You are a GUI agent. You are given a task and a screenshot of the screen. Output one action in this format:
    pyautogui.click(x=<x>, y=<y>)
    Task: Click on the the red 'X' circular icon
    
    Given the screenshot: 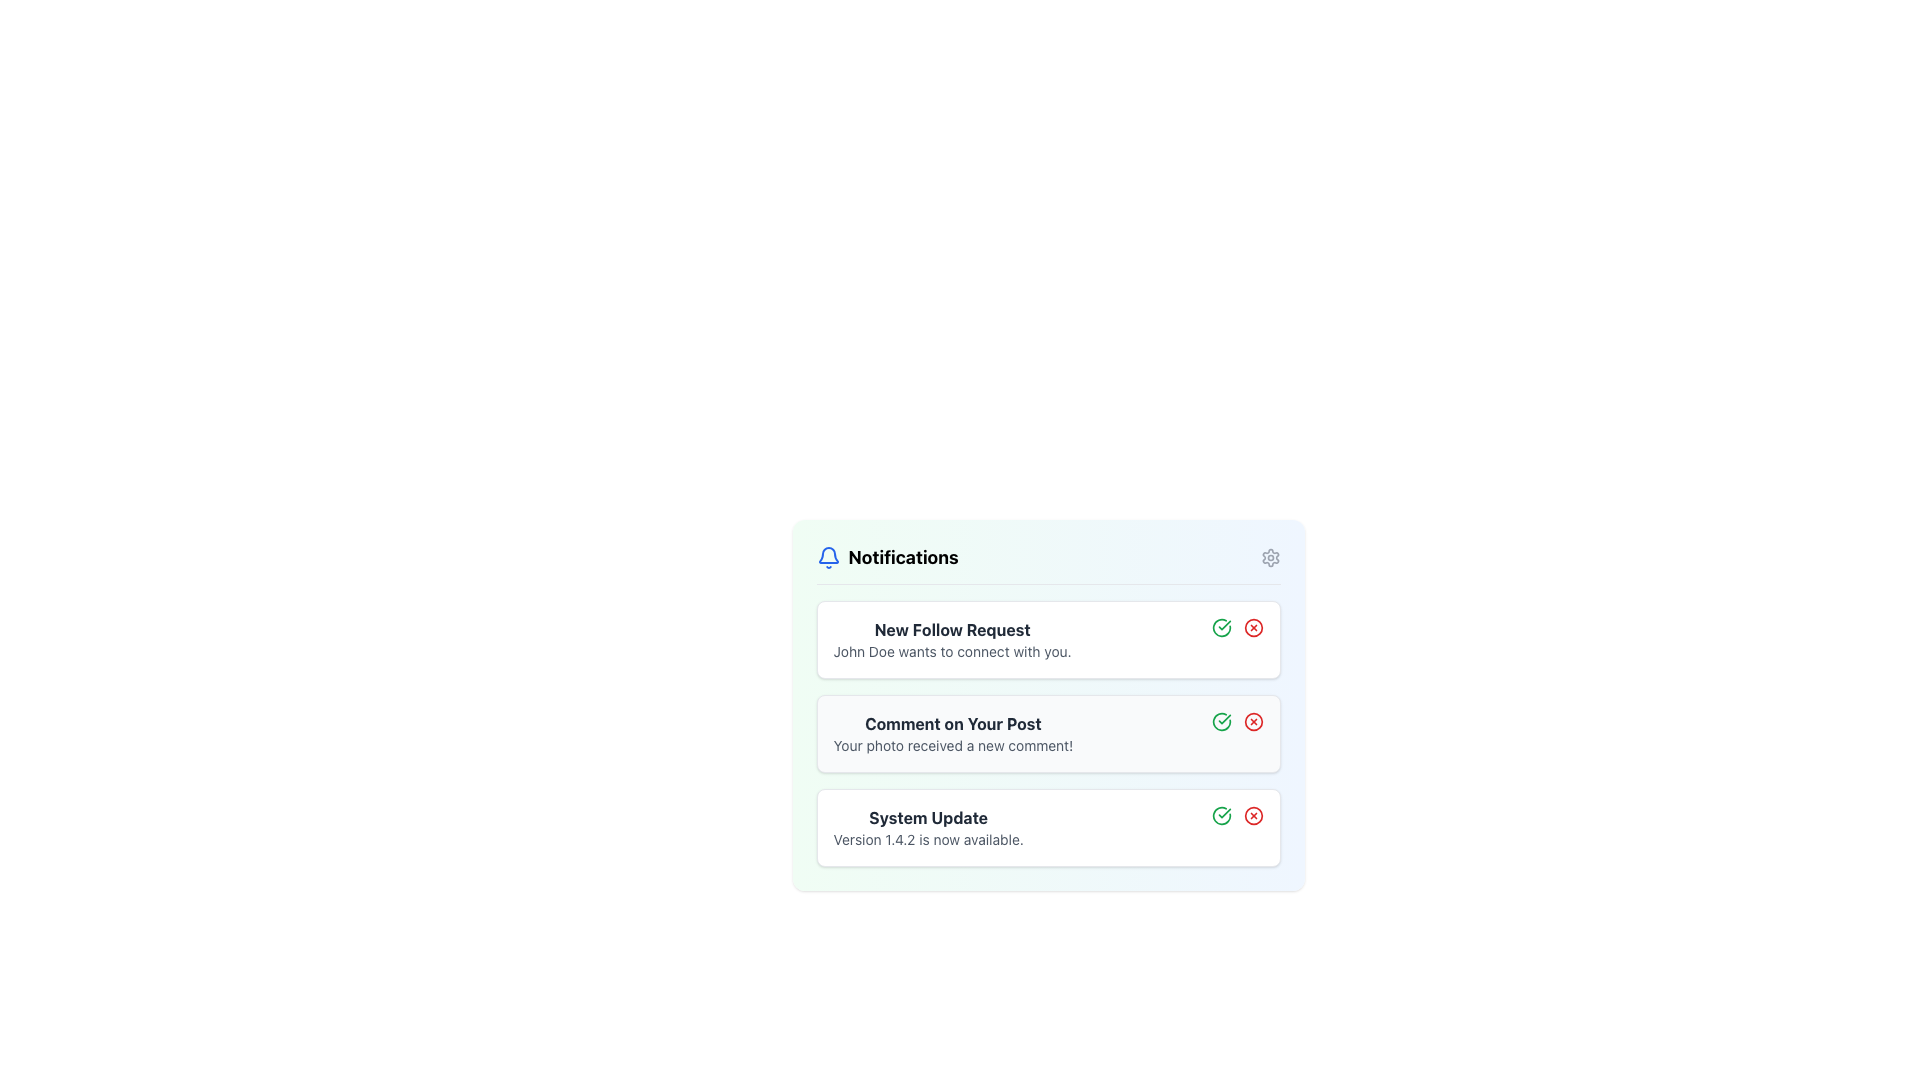 What is the action you would take?
    pyautogui.click(x=1252, y=627)
    